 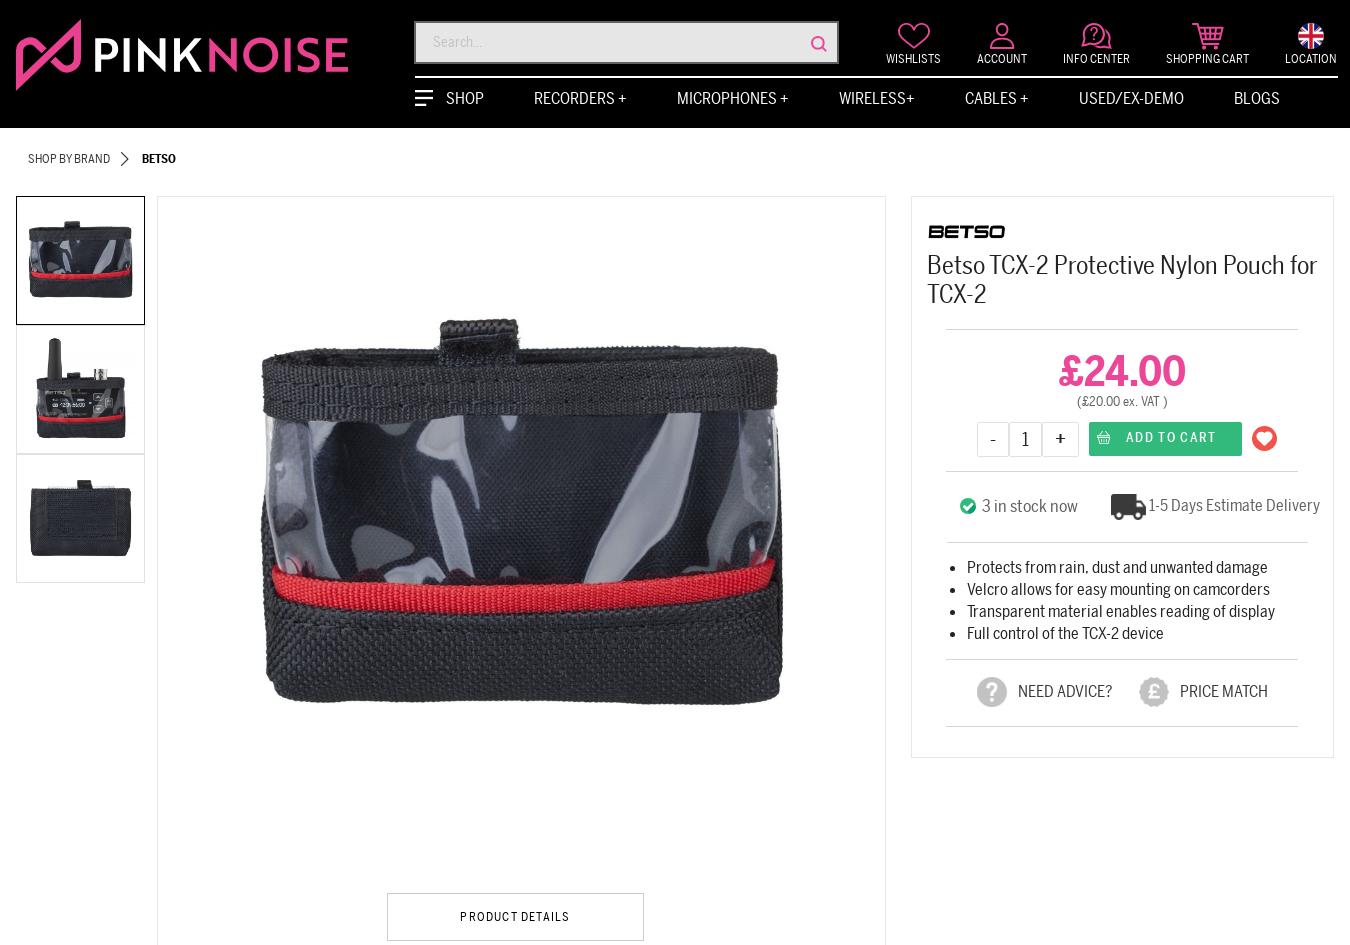 What do you see at coordinates (1130, 98) in the screenshot?
I see `'Used/Ex-Demo'` at bounding box center [1130, 98].